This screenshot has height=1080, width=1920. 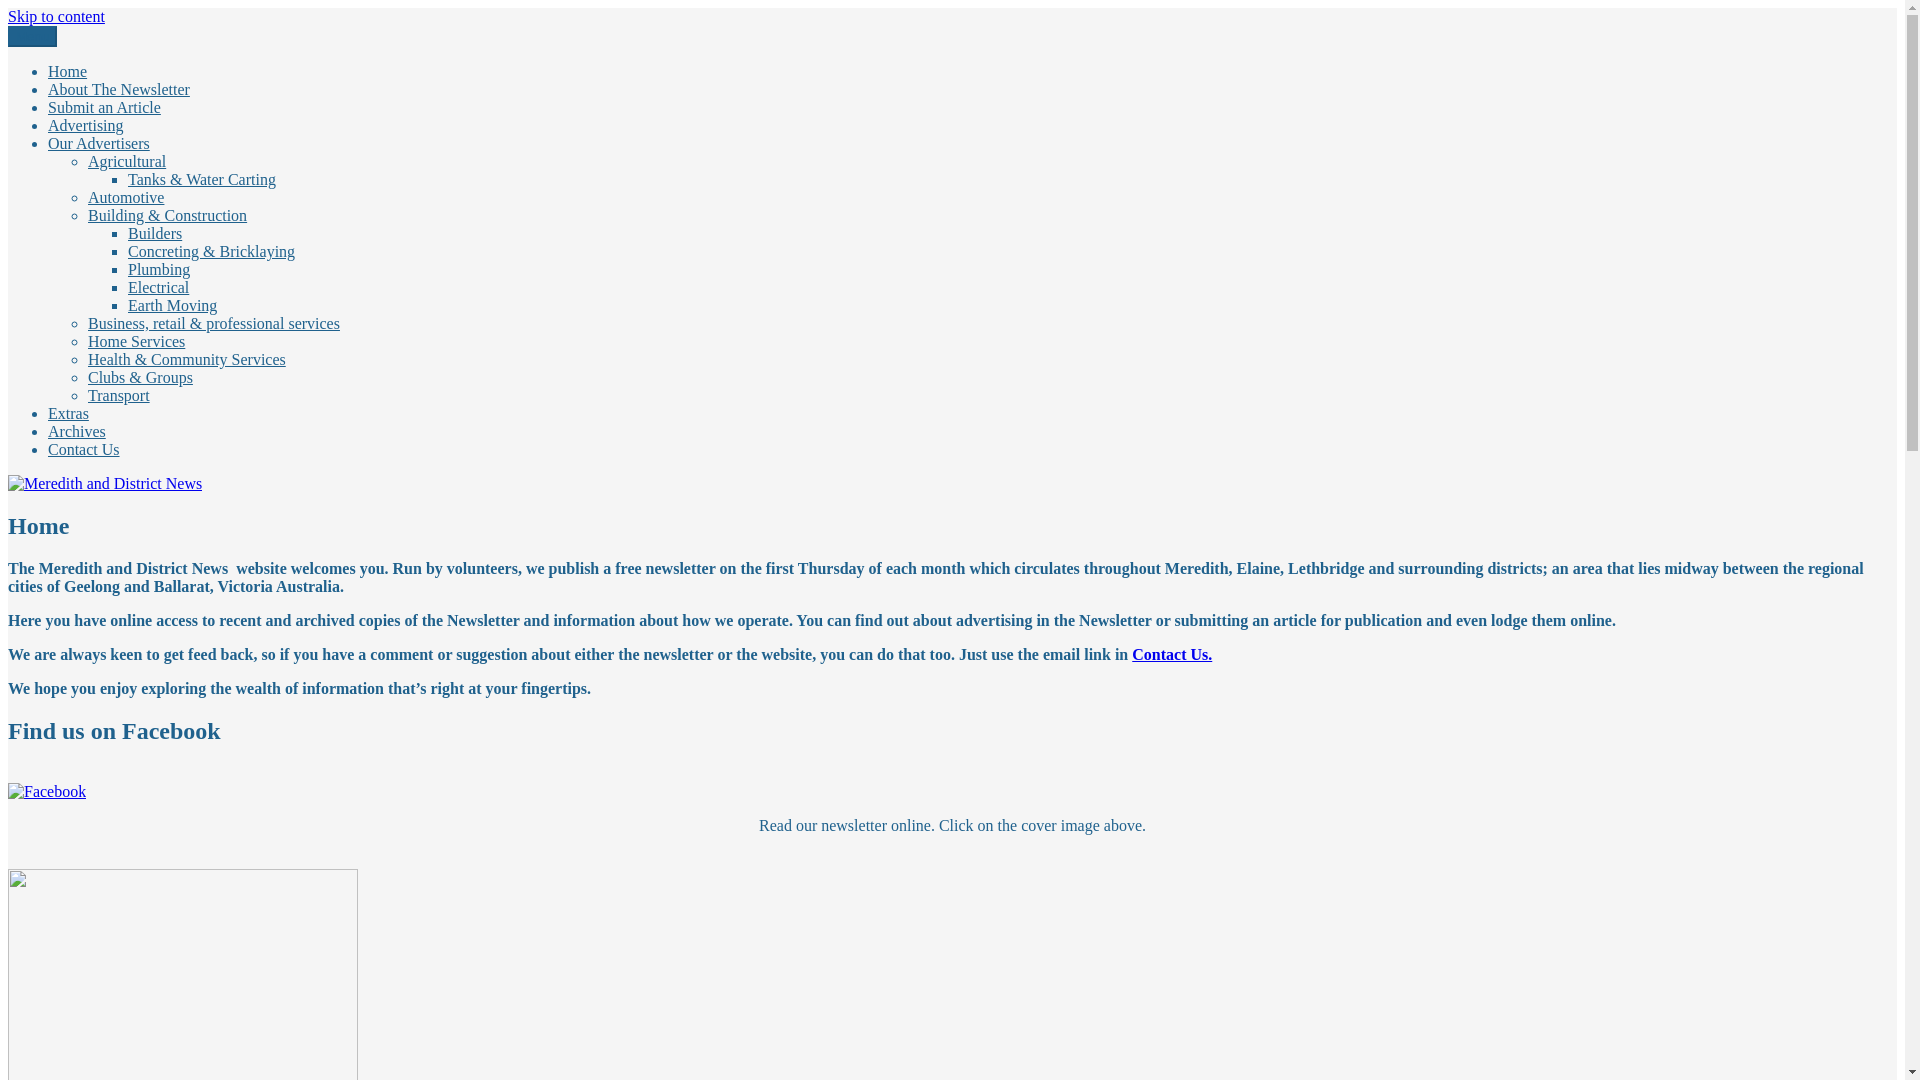 I want to click on 'Home Services', so click(x=135, y=340).